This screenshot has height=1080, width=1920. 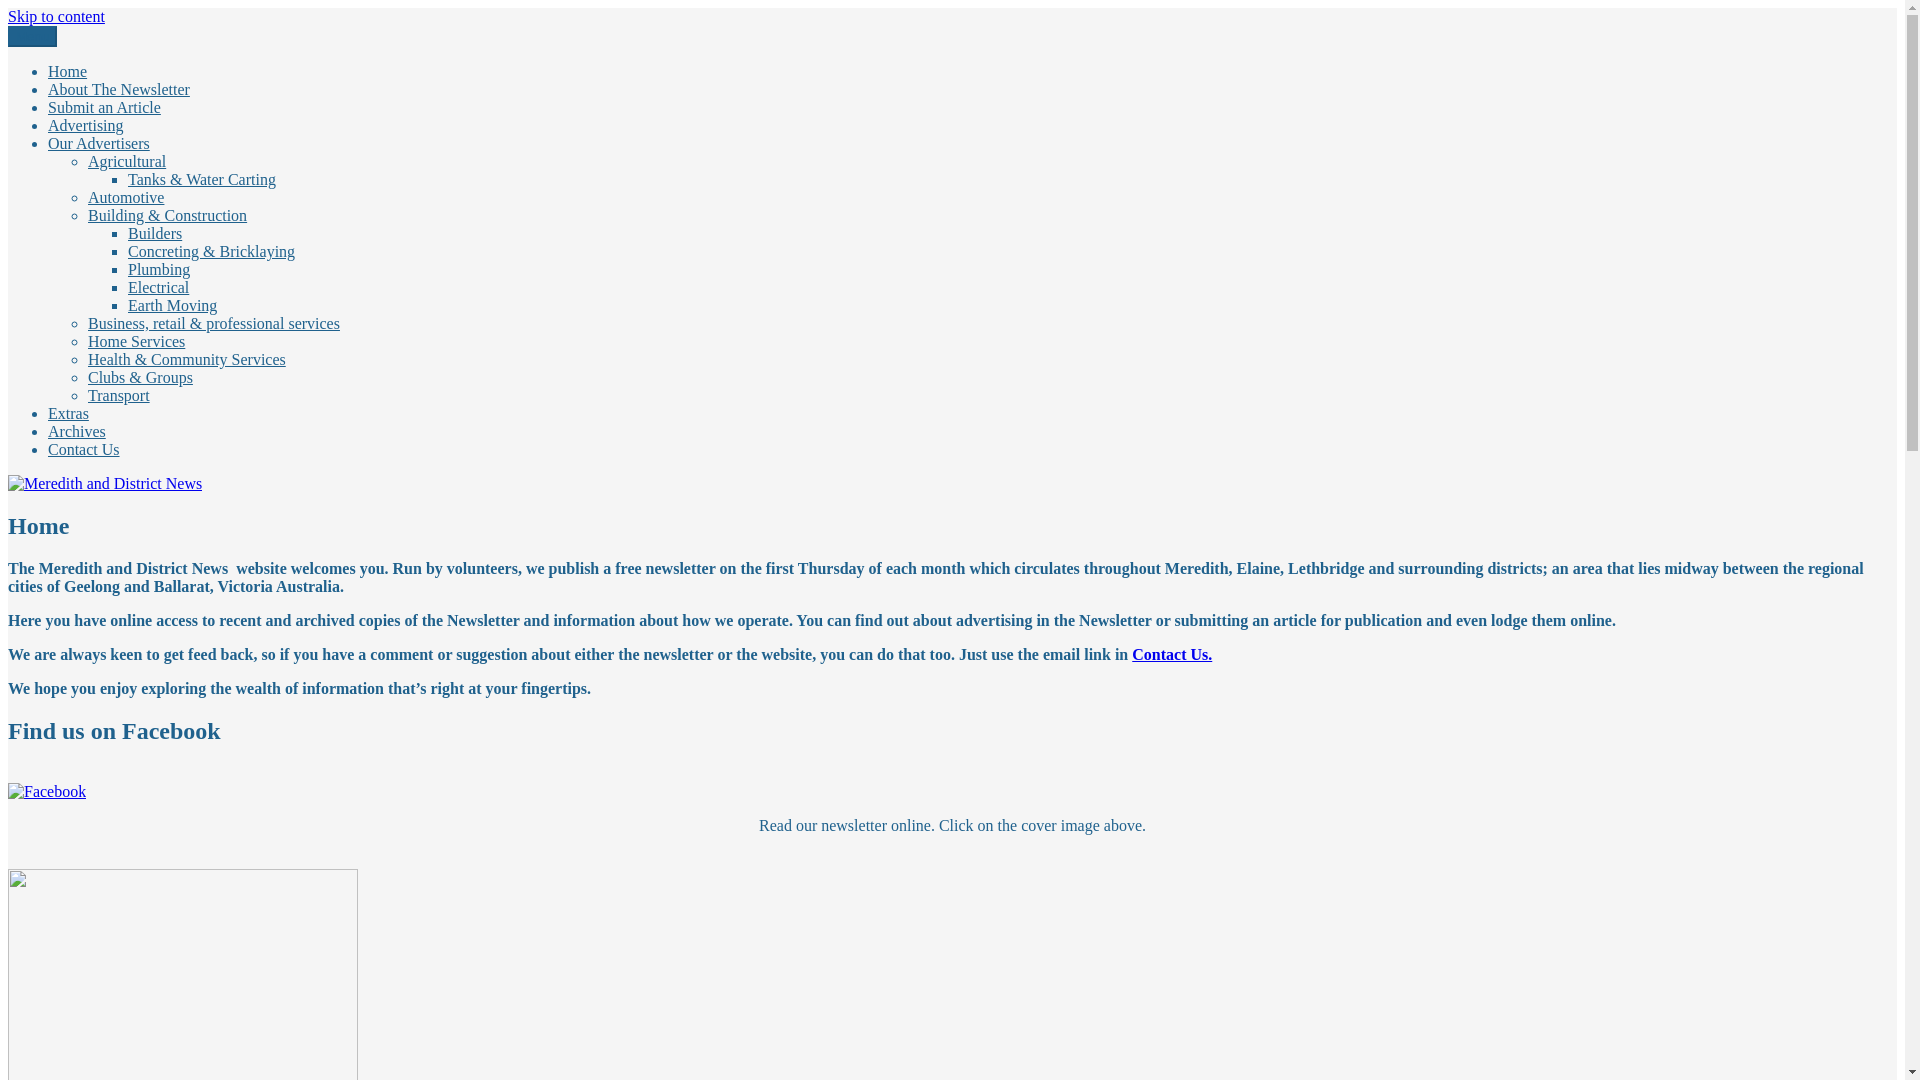 I want to click on 'Home Services', so click(x=135, y=340).